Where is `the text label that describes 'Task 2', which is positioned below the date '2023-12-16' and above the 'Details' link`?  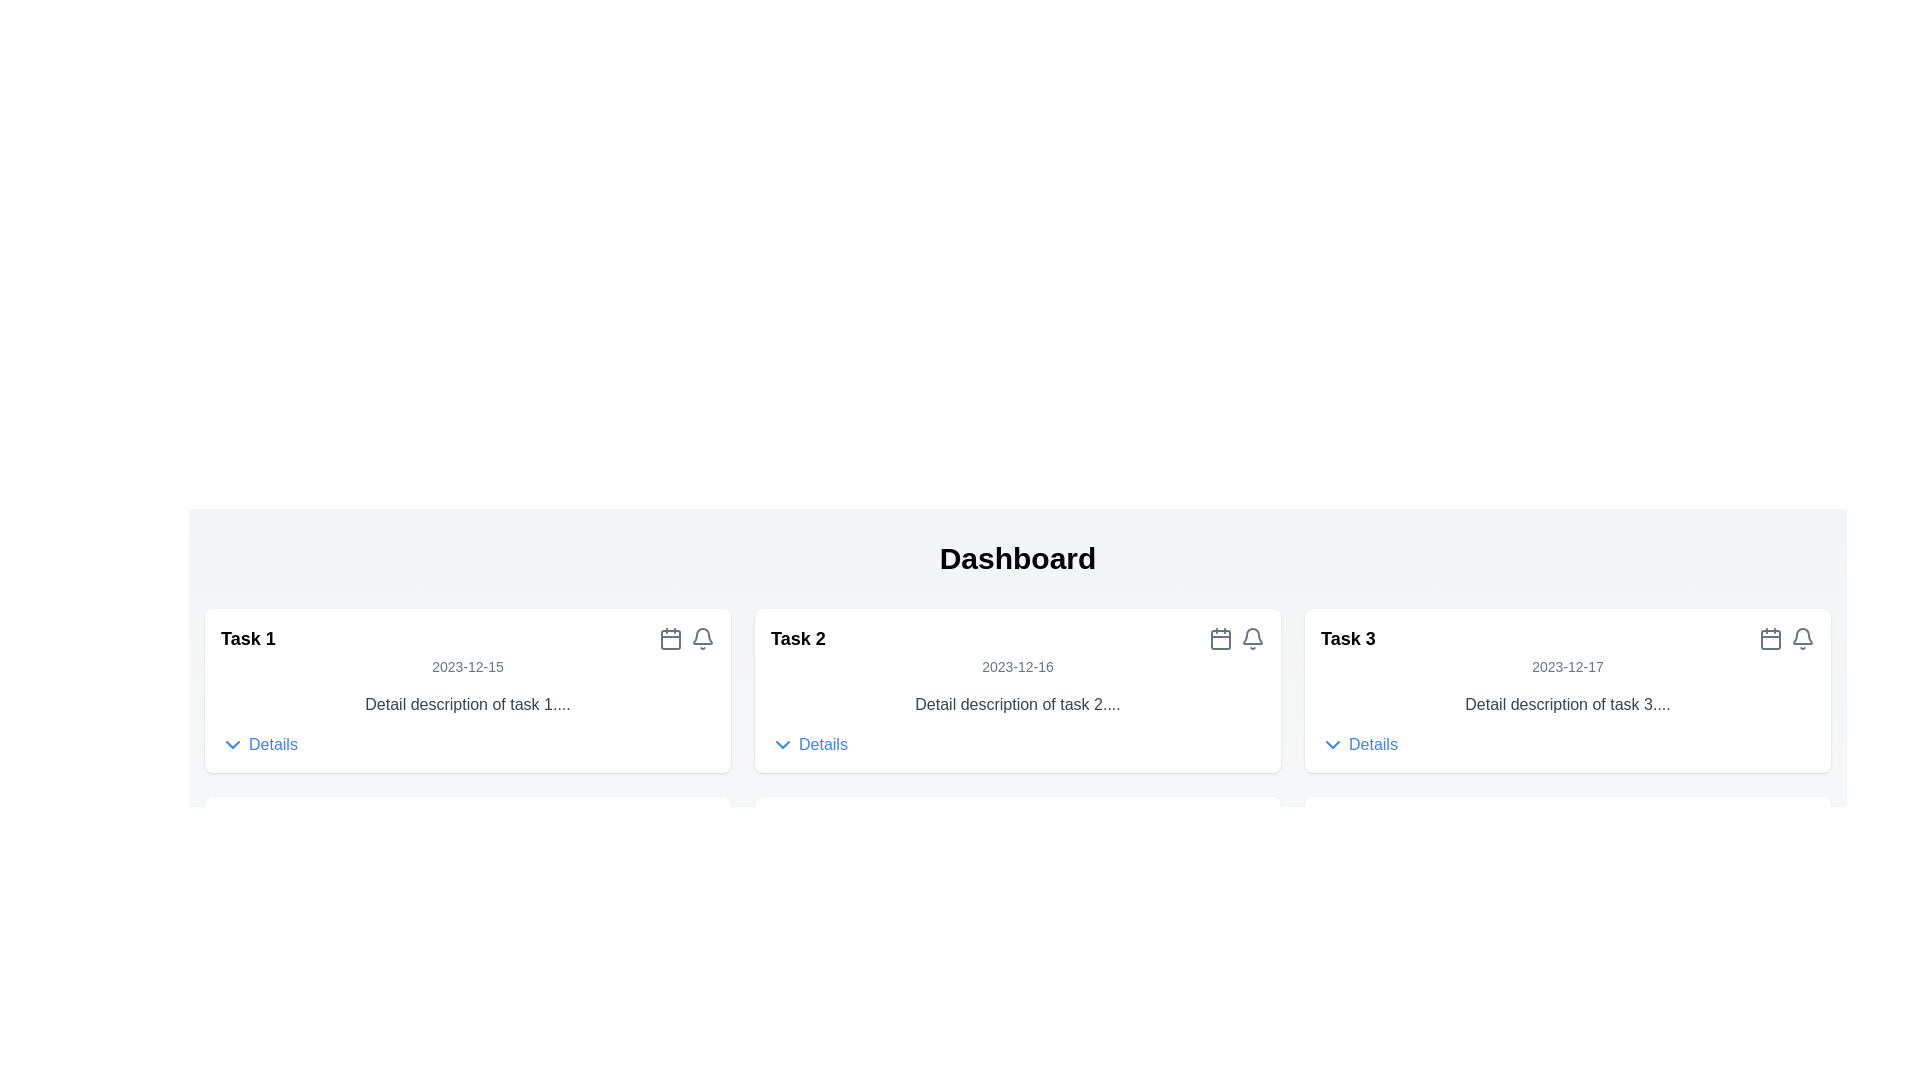 the text label that describes 'Task 2', which is positioned below the date '2023-12-16' and above the 'Details' link is located at coordinates (1017, 704).